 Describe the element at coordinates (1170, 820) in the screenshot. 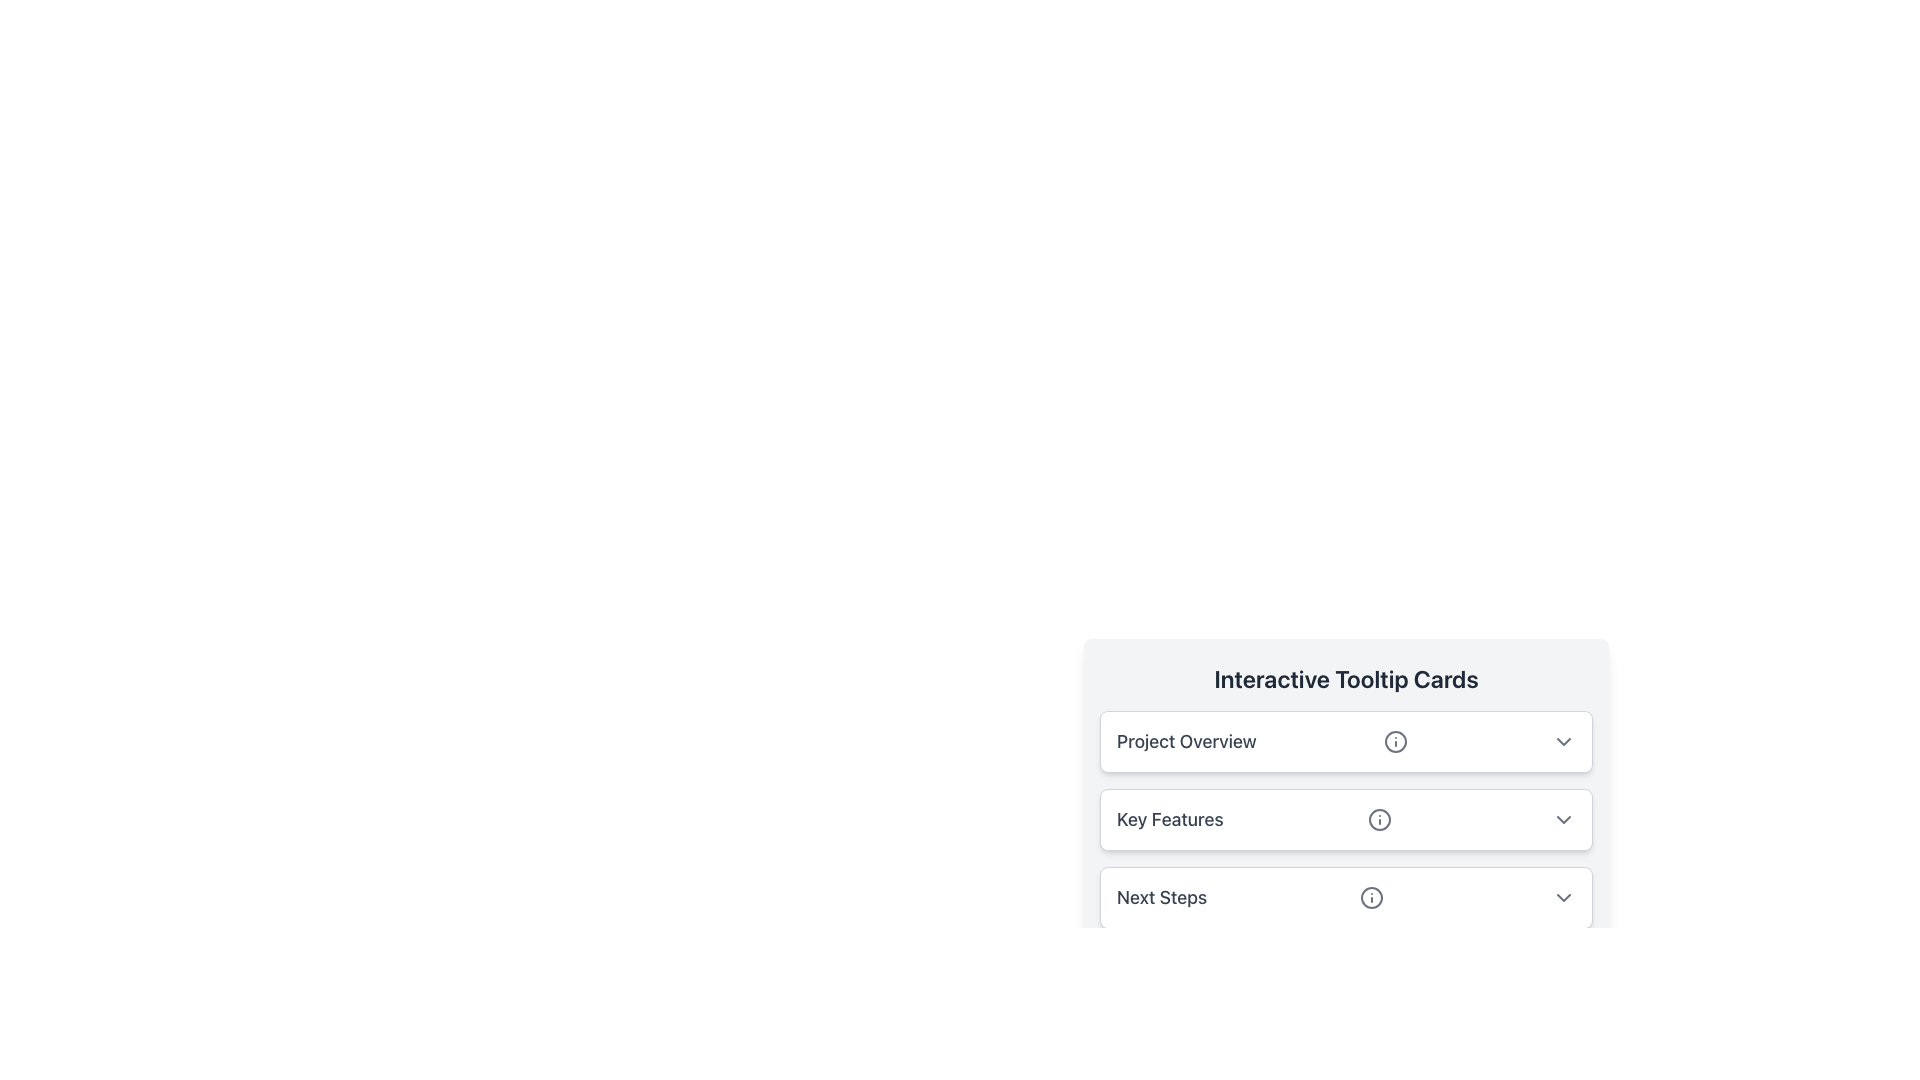

I see `the text label 'Key Features' which is styled with a larger font size and dark gray color, located within an interactive card row aligned to the left` at that location.